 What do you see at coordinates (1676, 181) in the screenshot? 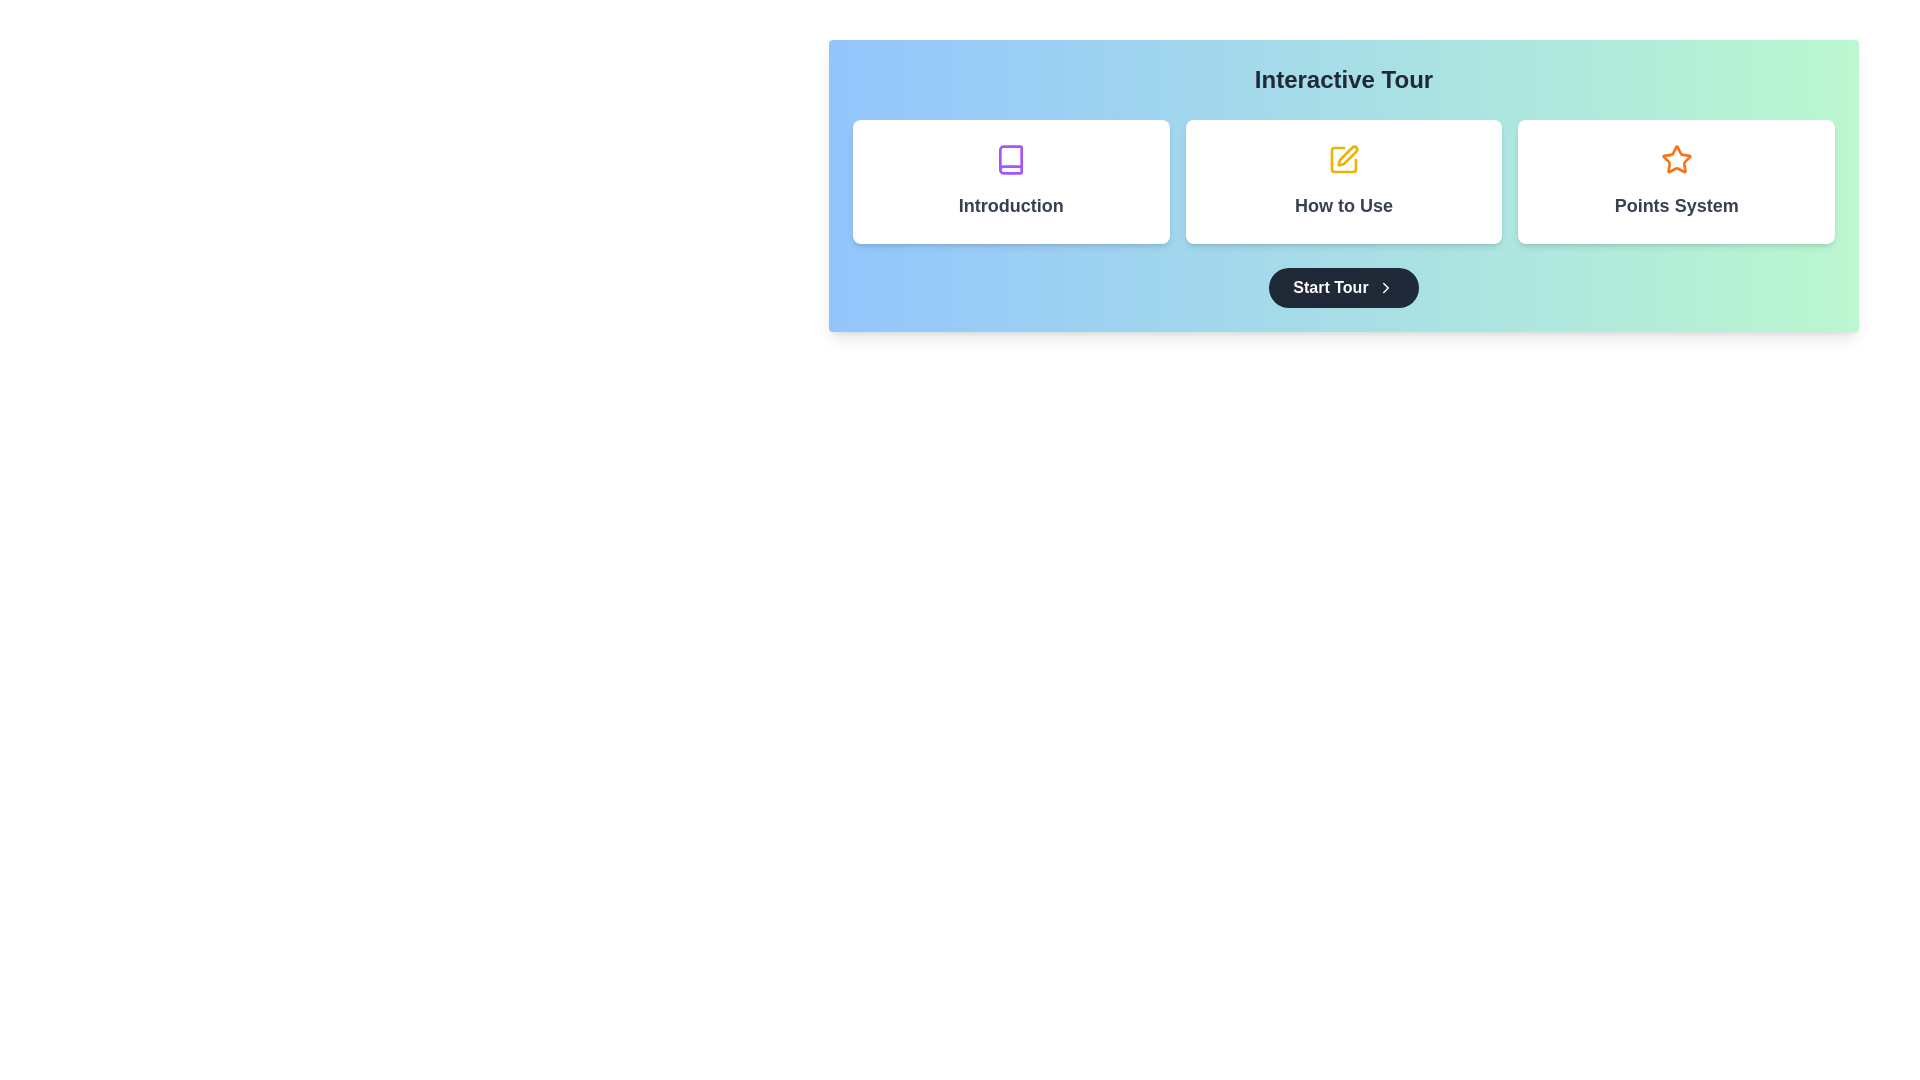
I see `the 'Points System' clickable informational card` at bounding box center [1676, 181].